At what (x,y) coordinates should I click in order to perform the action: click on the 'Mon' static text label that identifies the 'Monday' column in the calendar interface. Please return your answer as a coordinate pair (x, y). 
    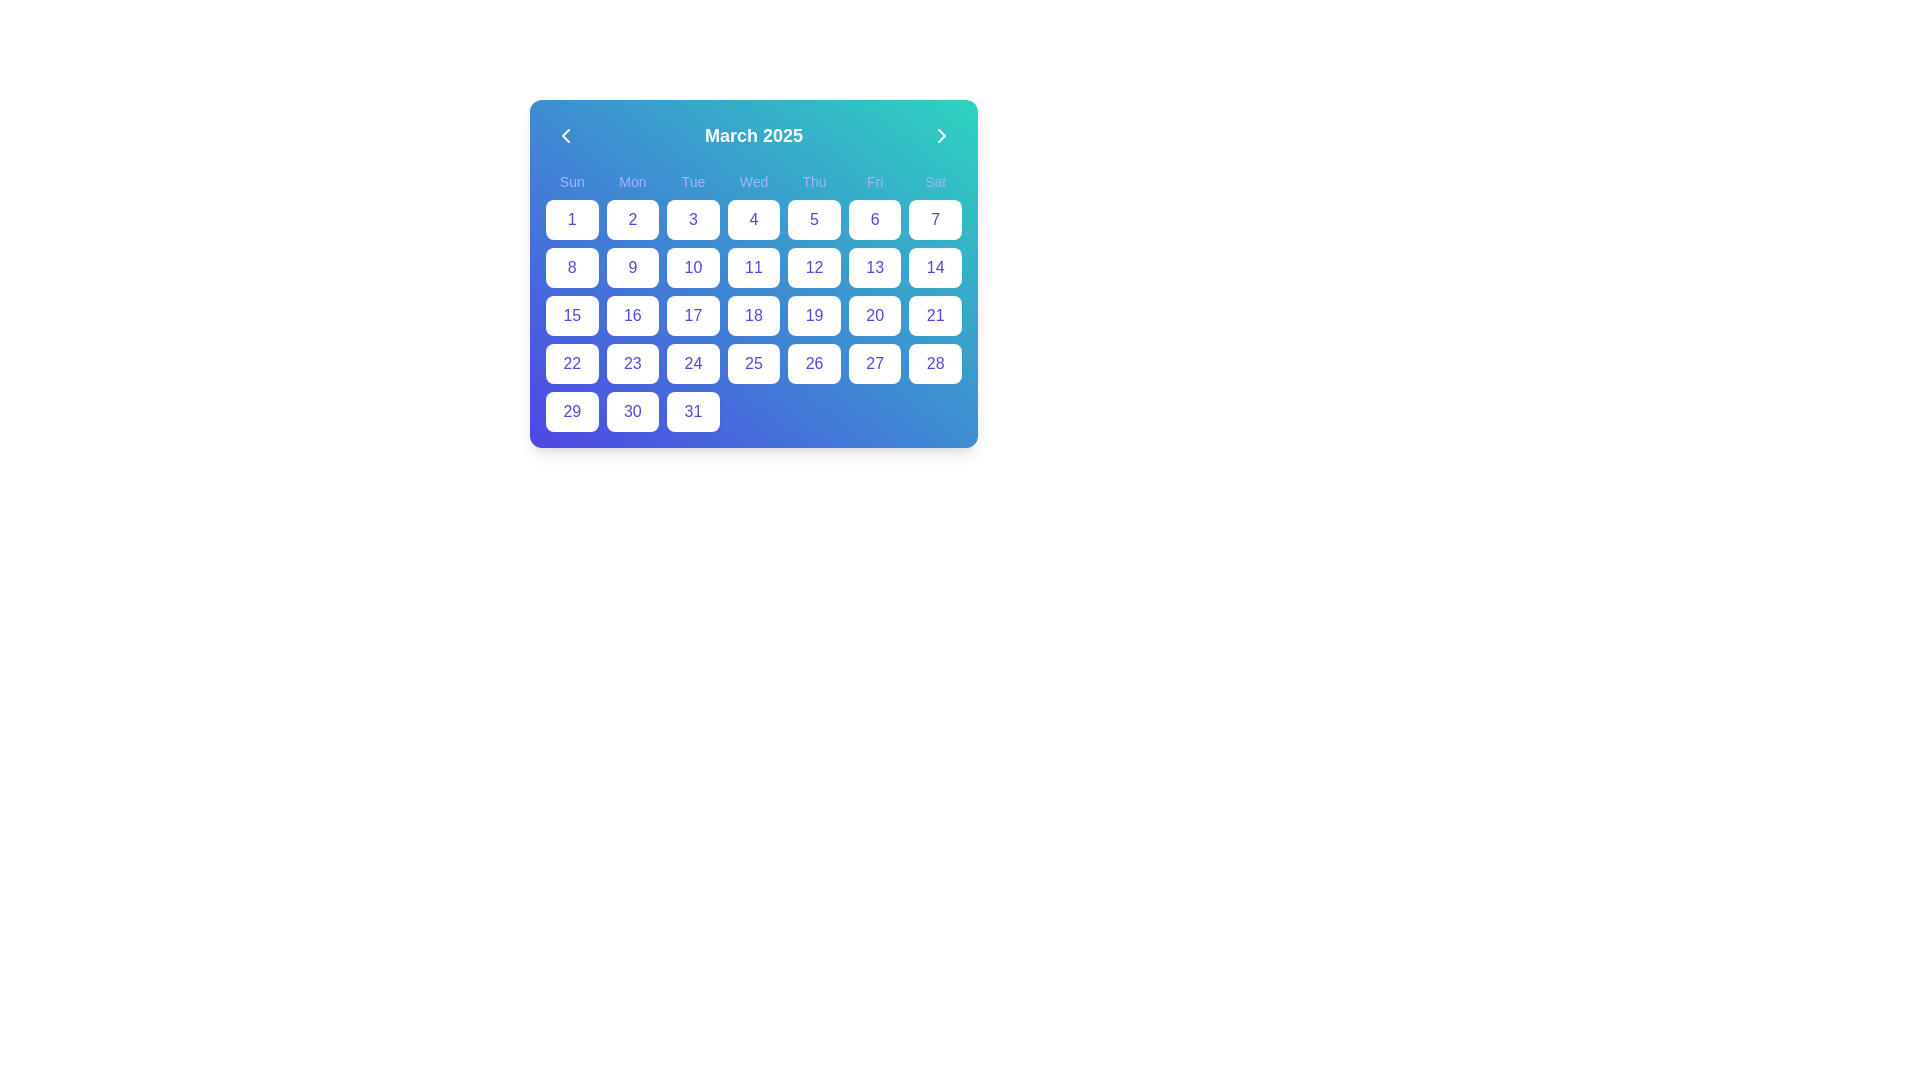
    Looking at the image, I should click on (631, 181).